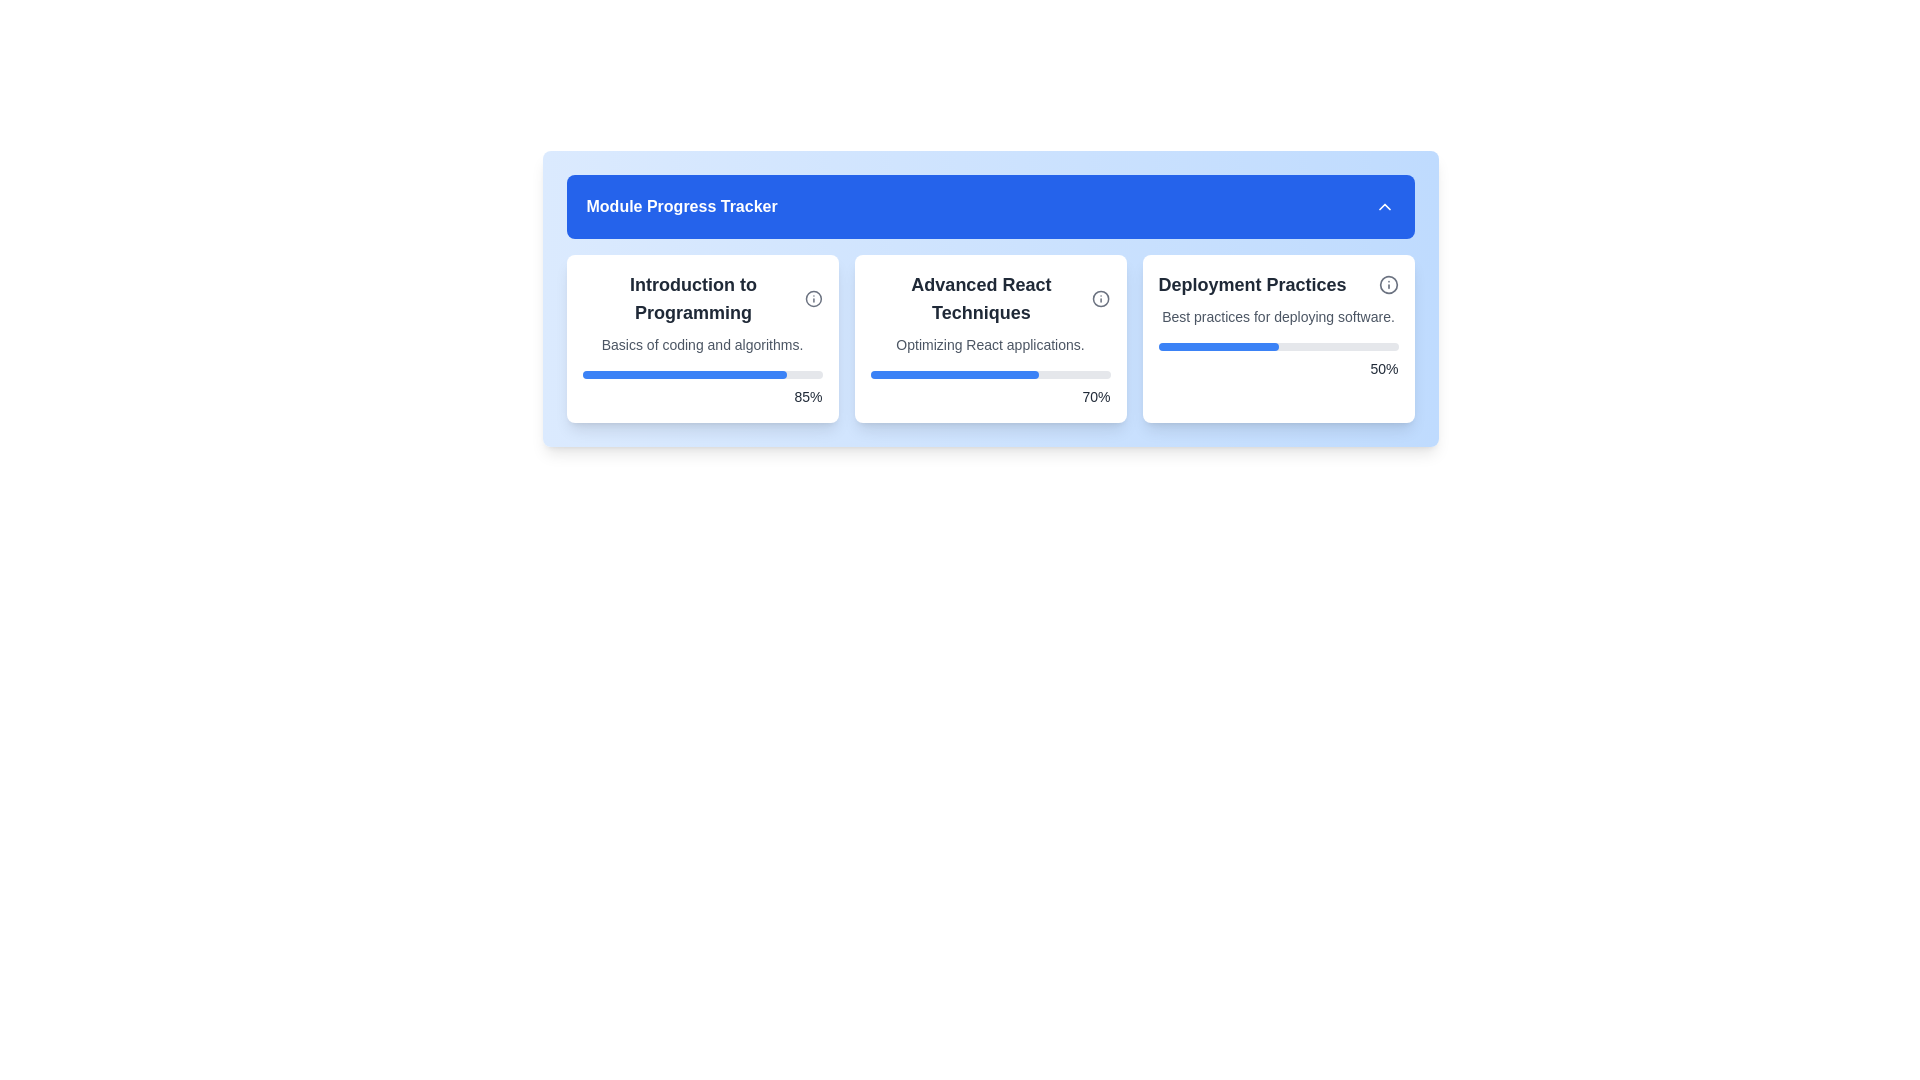 The height and width of the screenshot is (1080, 1920). What do you see at coordinates (813, 299) in the screenshot?
I see `the circular component of the info icon located at the top-right corner of the 'Introduction to Programming' card in the 'Module Progress Tracker' section` at bounding box center [813, 299].